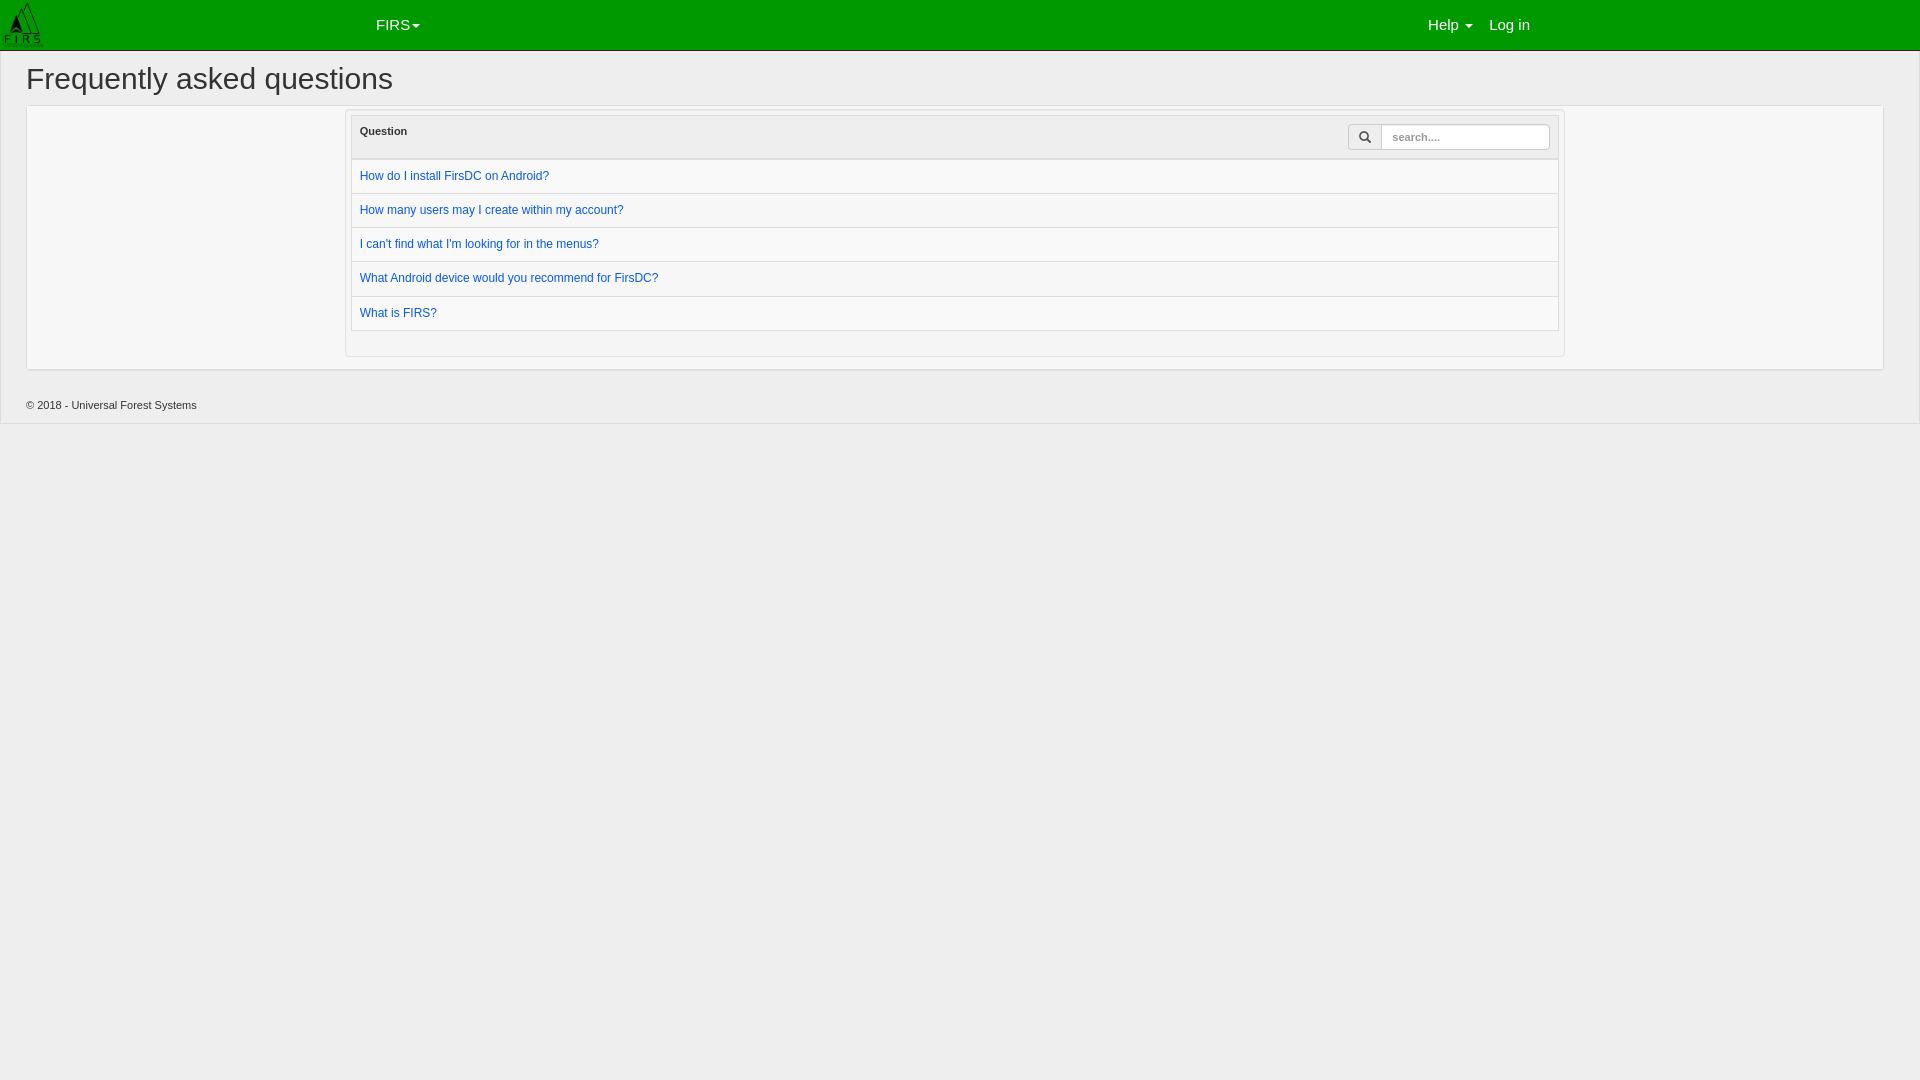  Describe the element at coordinates (491, 210) in the screenshot. I see `'How many users may I create within my account?'` at that location.